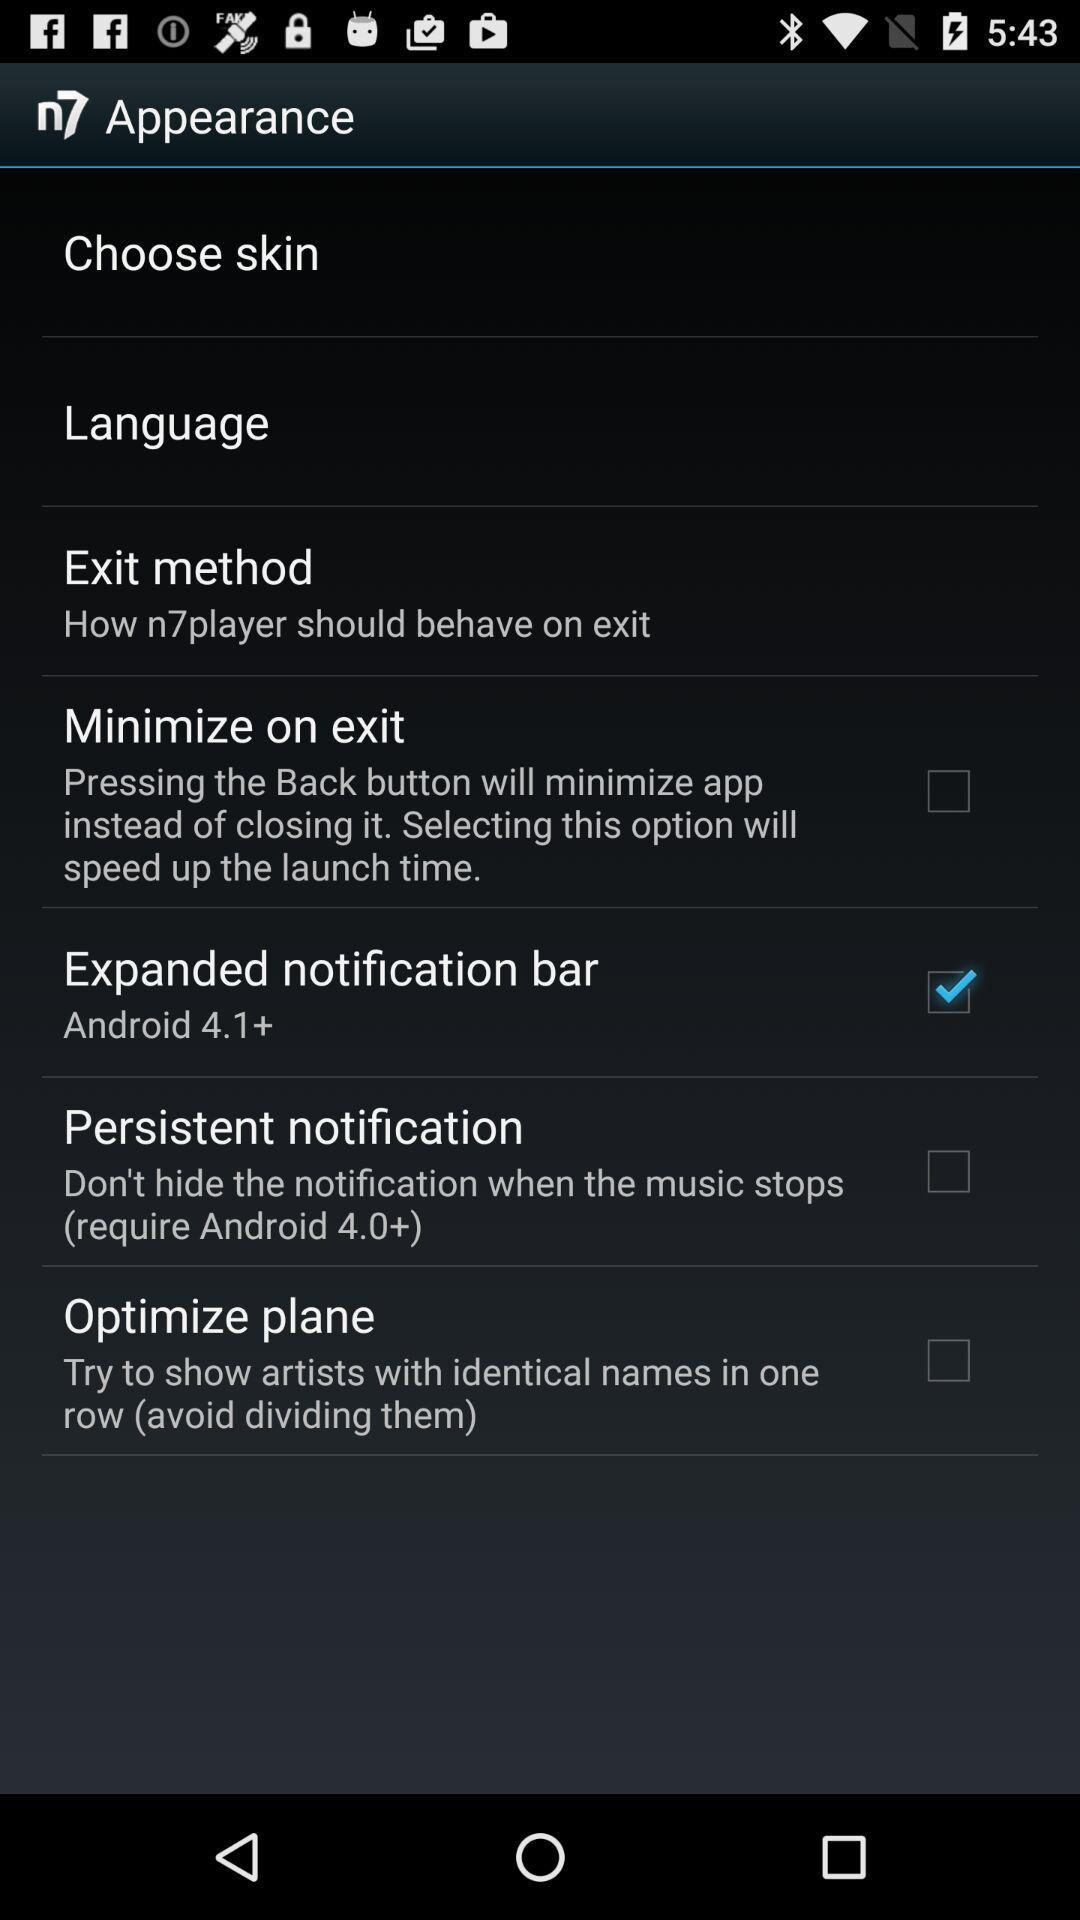 The height and width of the screenshot is (1920, 1080). I want to click on the app at the bottom, so click(463, 1391).